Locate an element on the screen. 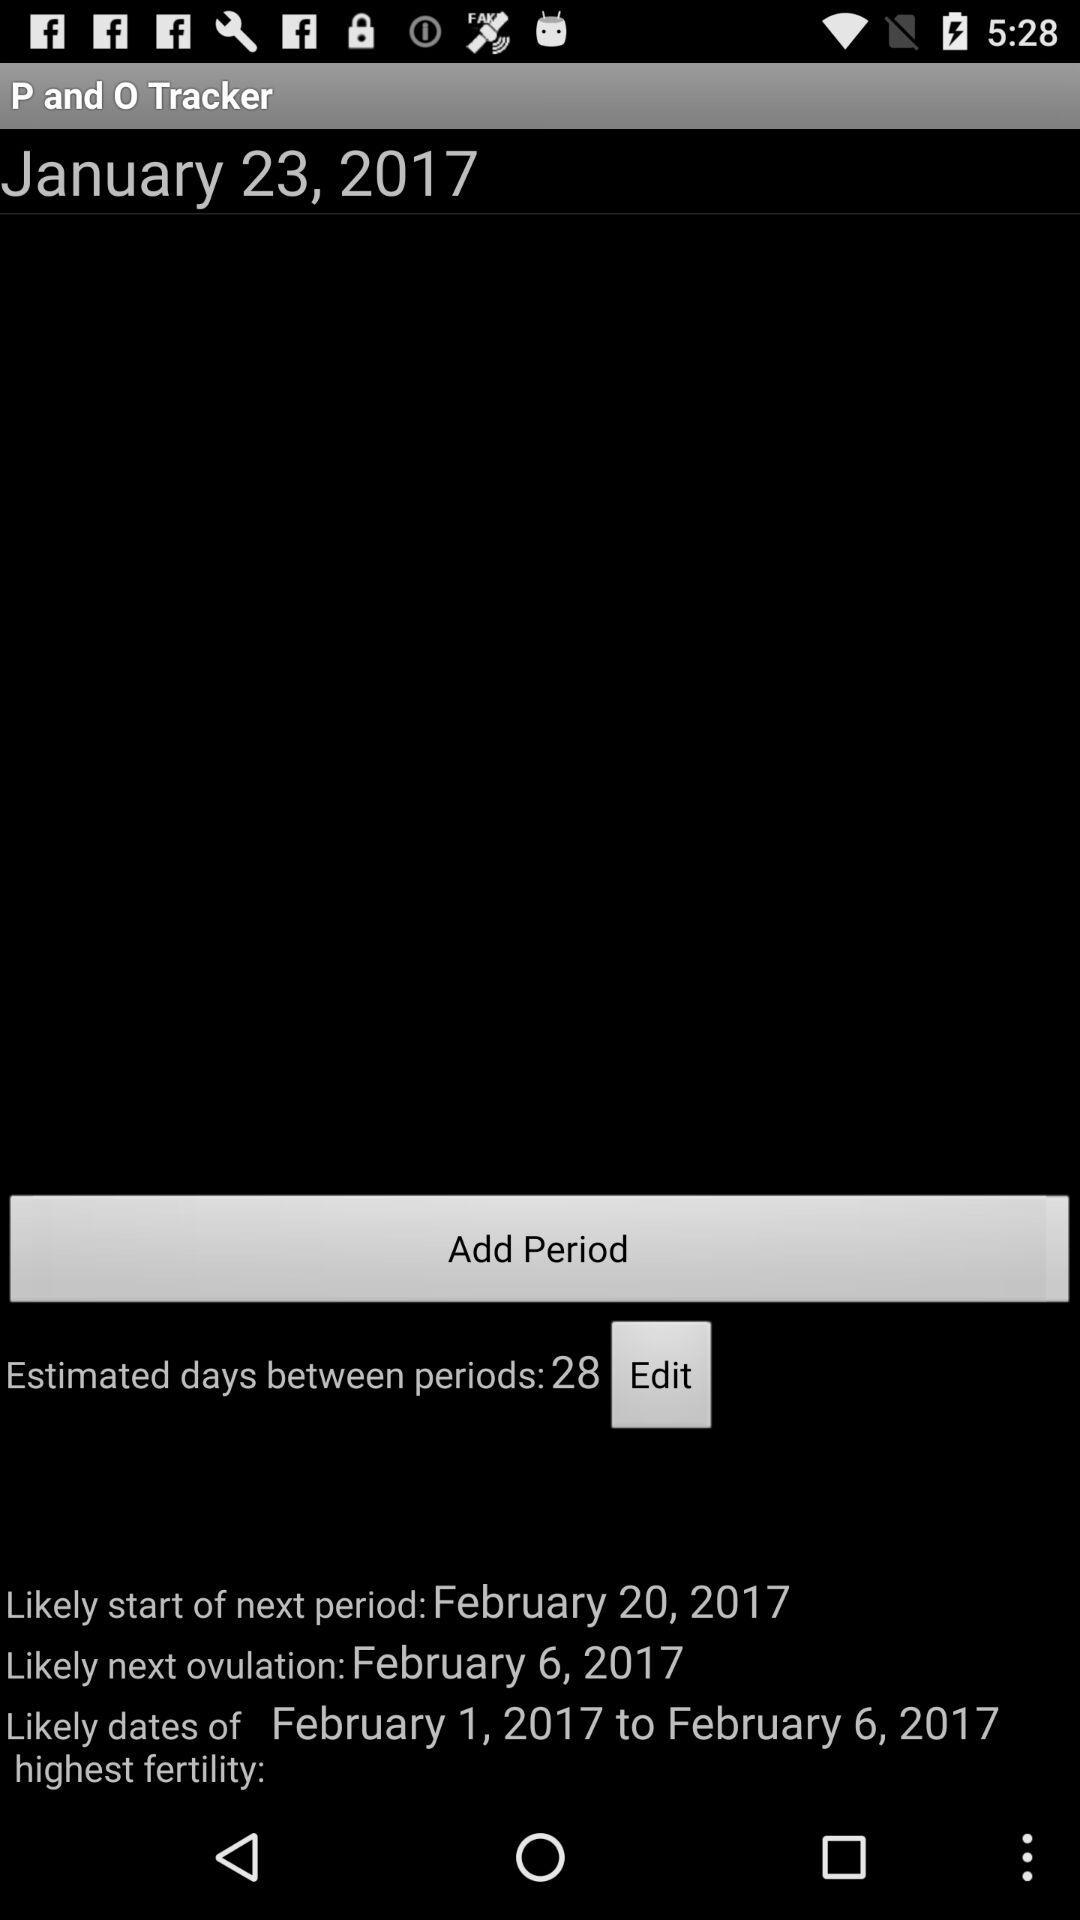 The image size is (1080, 1920). item next to the 28 item is located at coordinates (661, 1379).